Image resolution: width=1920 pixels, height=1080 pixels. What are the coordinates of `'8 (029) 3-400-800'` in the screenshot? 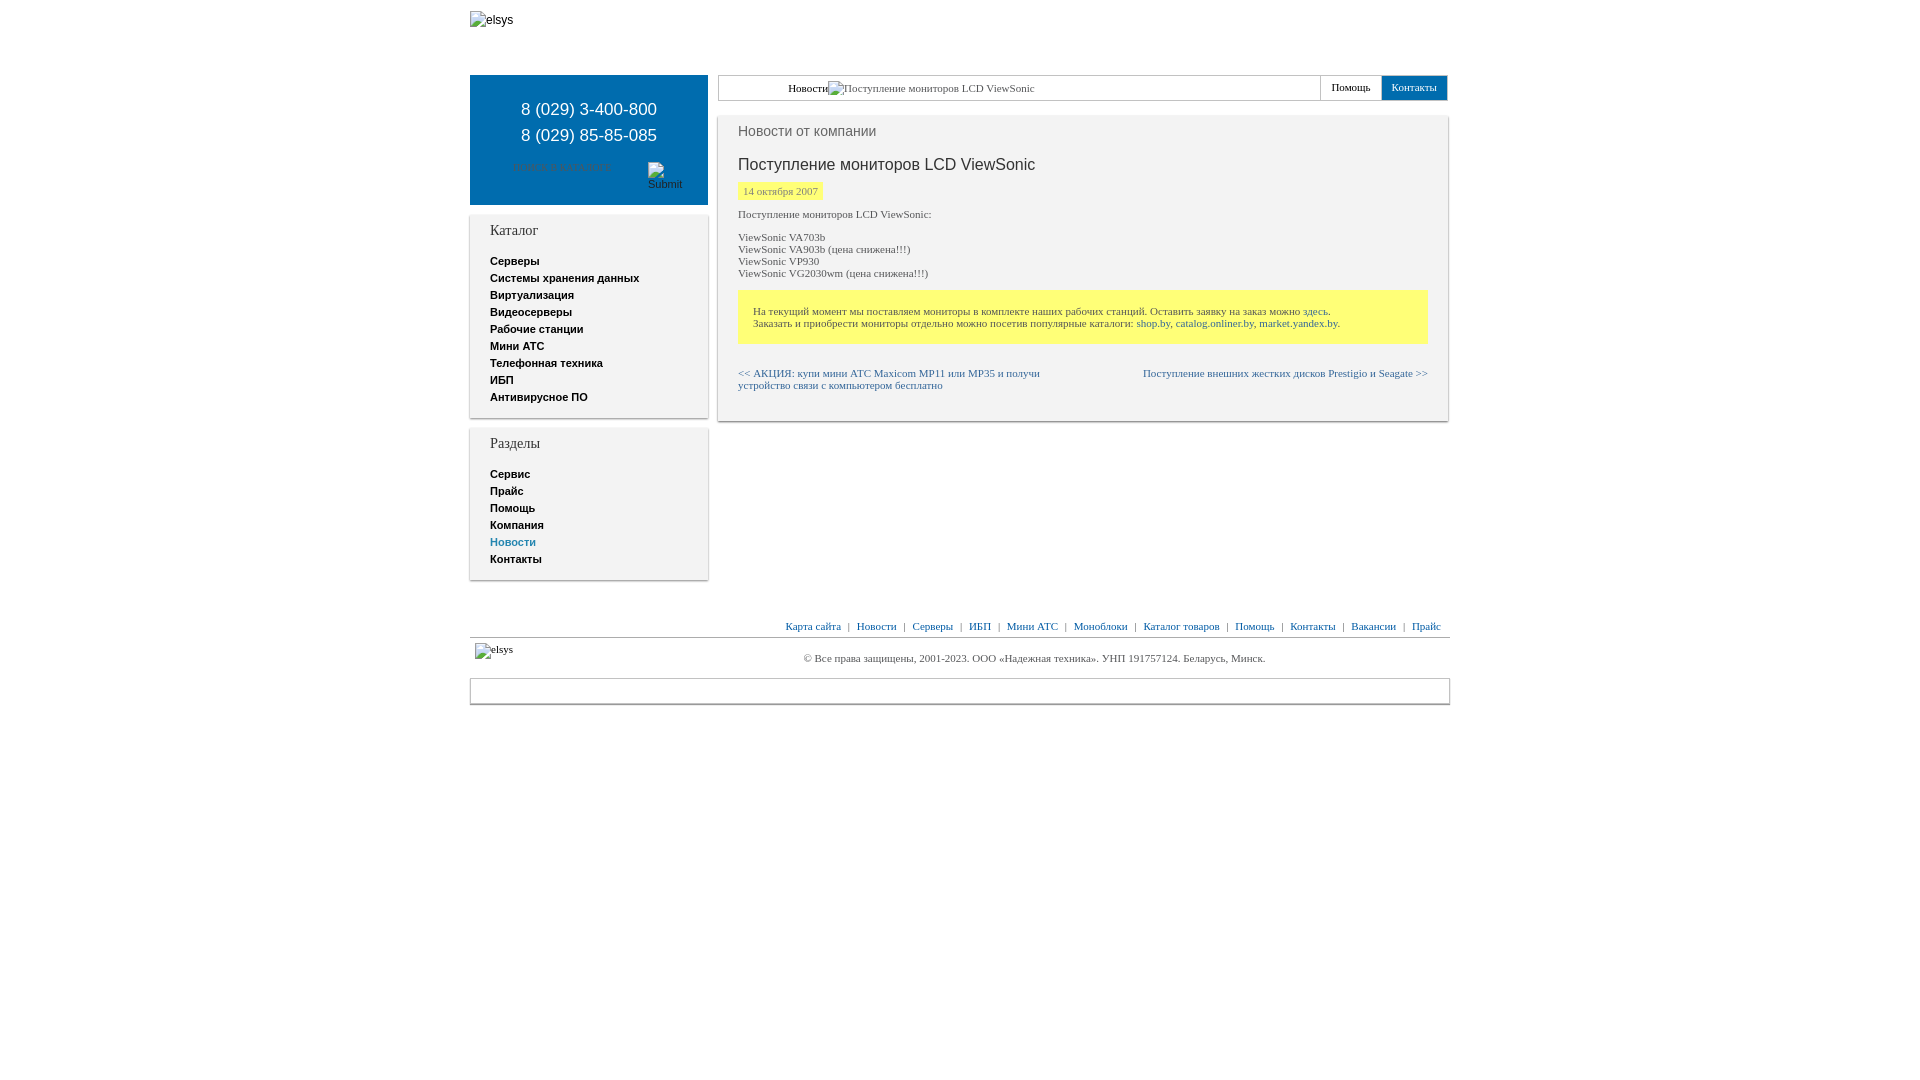 It's located at (588, 109).